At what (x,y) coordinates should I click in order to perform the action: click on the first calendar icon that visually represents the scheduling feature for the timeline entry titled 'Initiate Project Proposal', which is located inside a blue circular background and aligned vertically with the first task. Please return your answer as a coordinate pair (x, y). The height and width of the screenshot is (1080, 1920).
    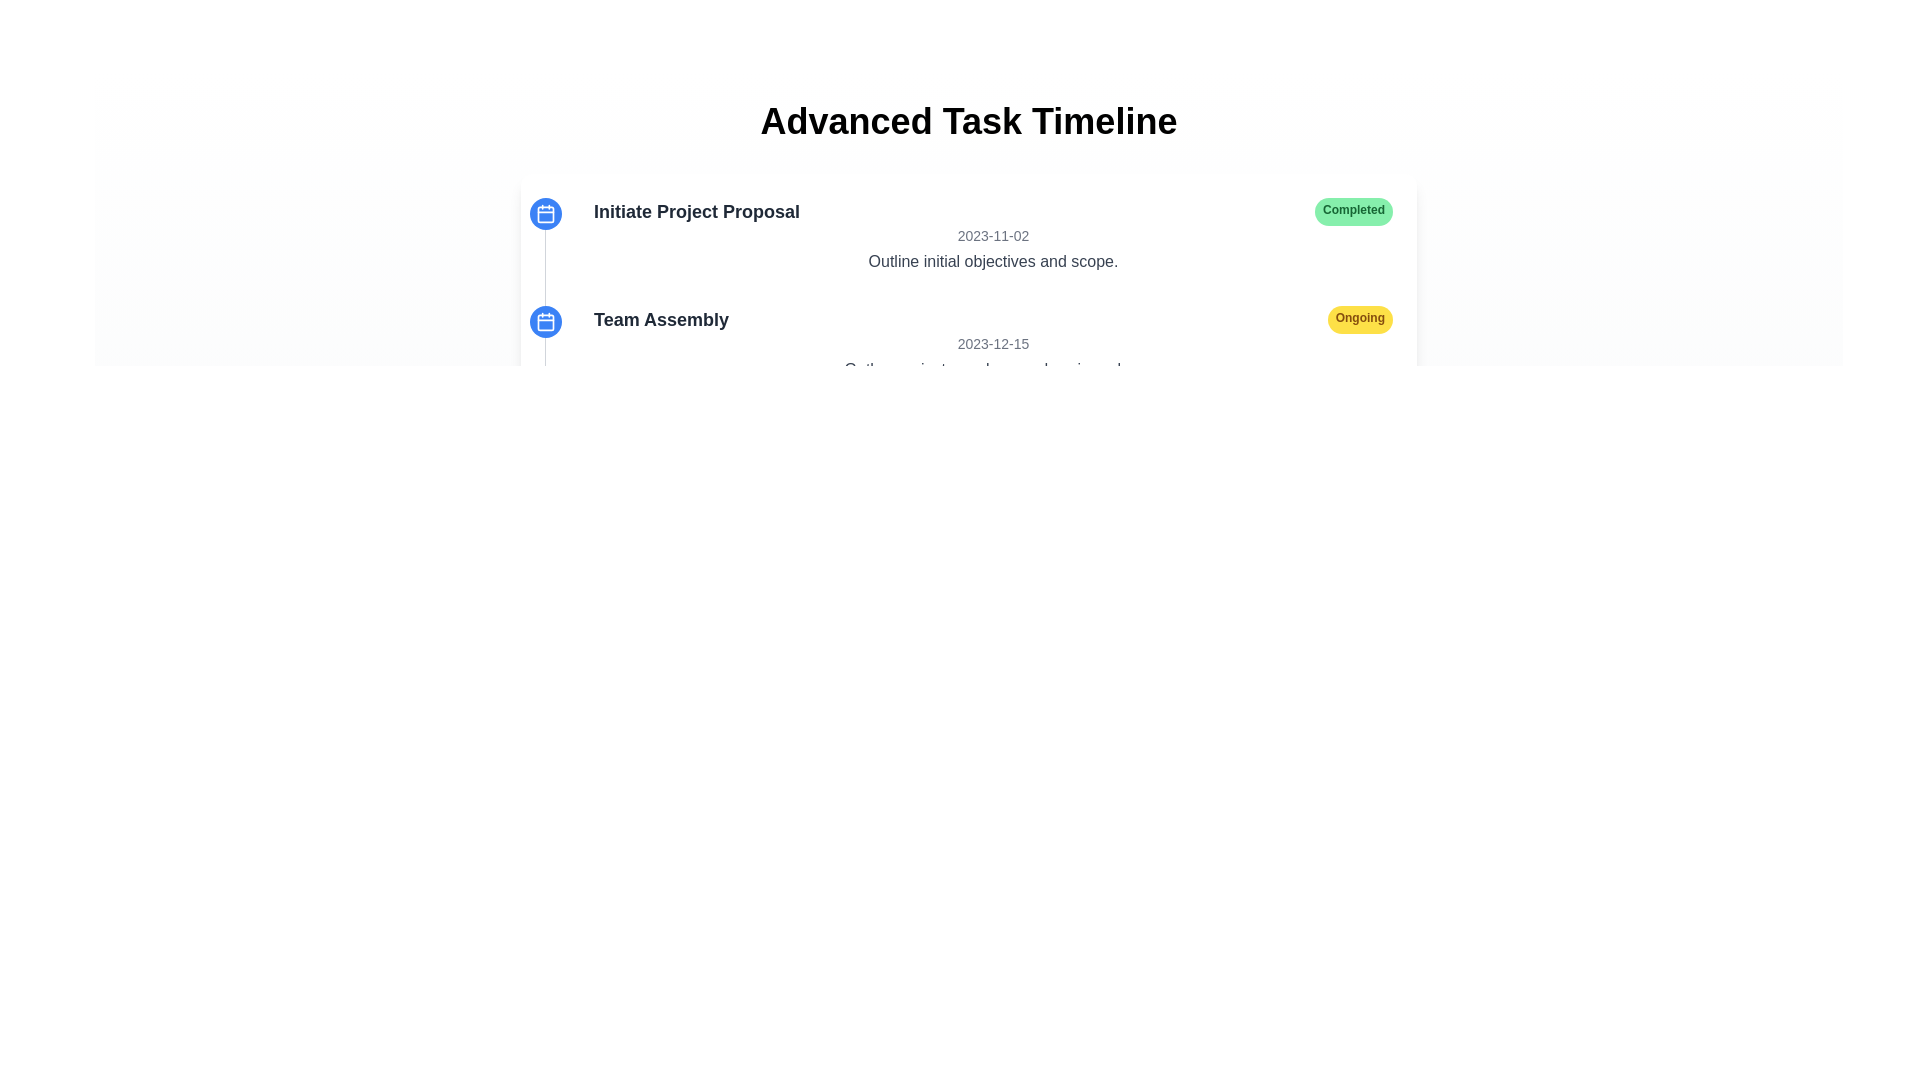
    Looking at the image, I should click on (546, 213).